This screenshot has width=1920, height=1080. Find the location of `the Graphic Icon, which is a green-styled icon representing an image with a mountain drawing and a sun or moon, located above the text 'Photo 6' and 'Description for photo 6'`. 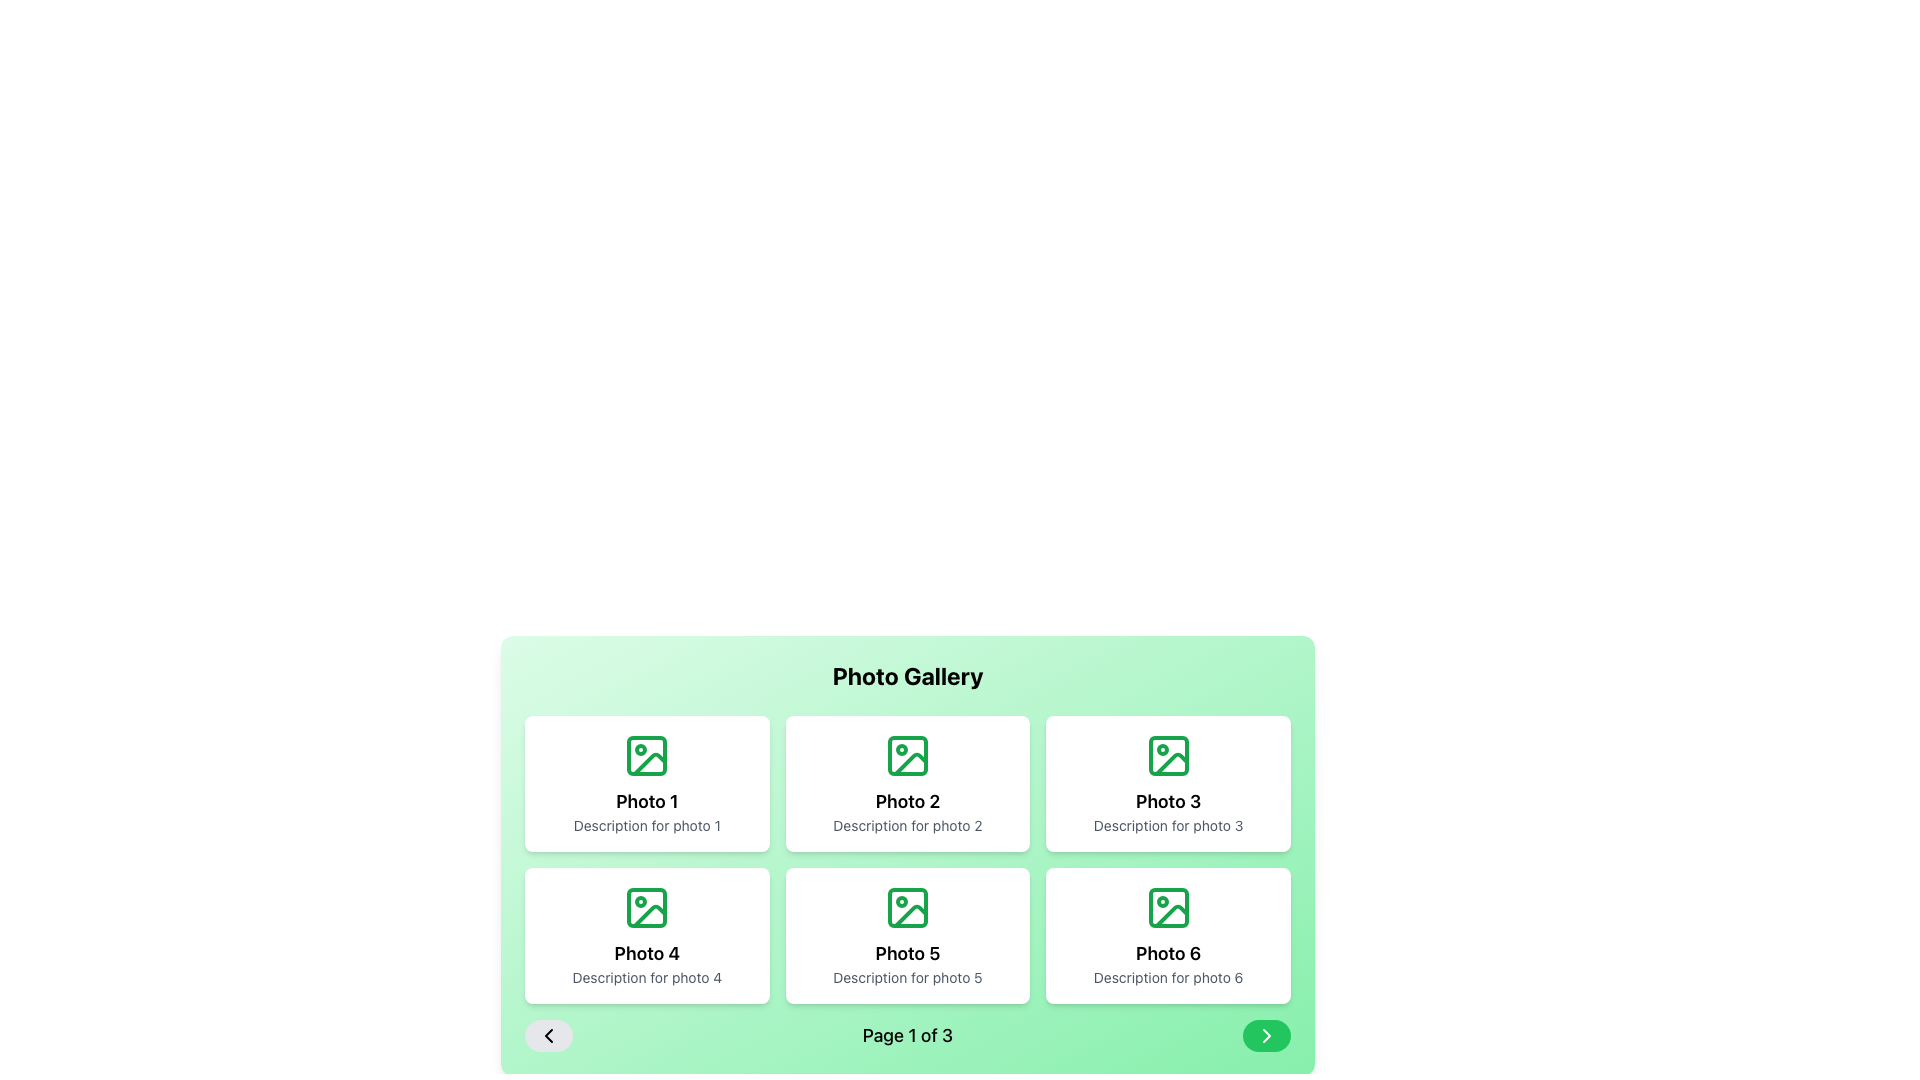

the Graphic Icon, which is a green-styled icon representing an image with a mountain drawing and a sun or moon, located above the text 'Photo 6' and 'Description for photo 6' is located at coordinates (1168, 907).